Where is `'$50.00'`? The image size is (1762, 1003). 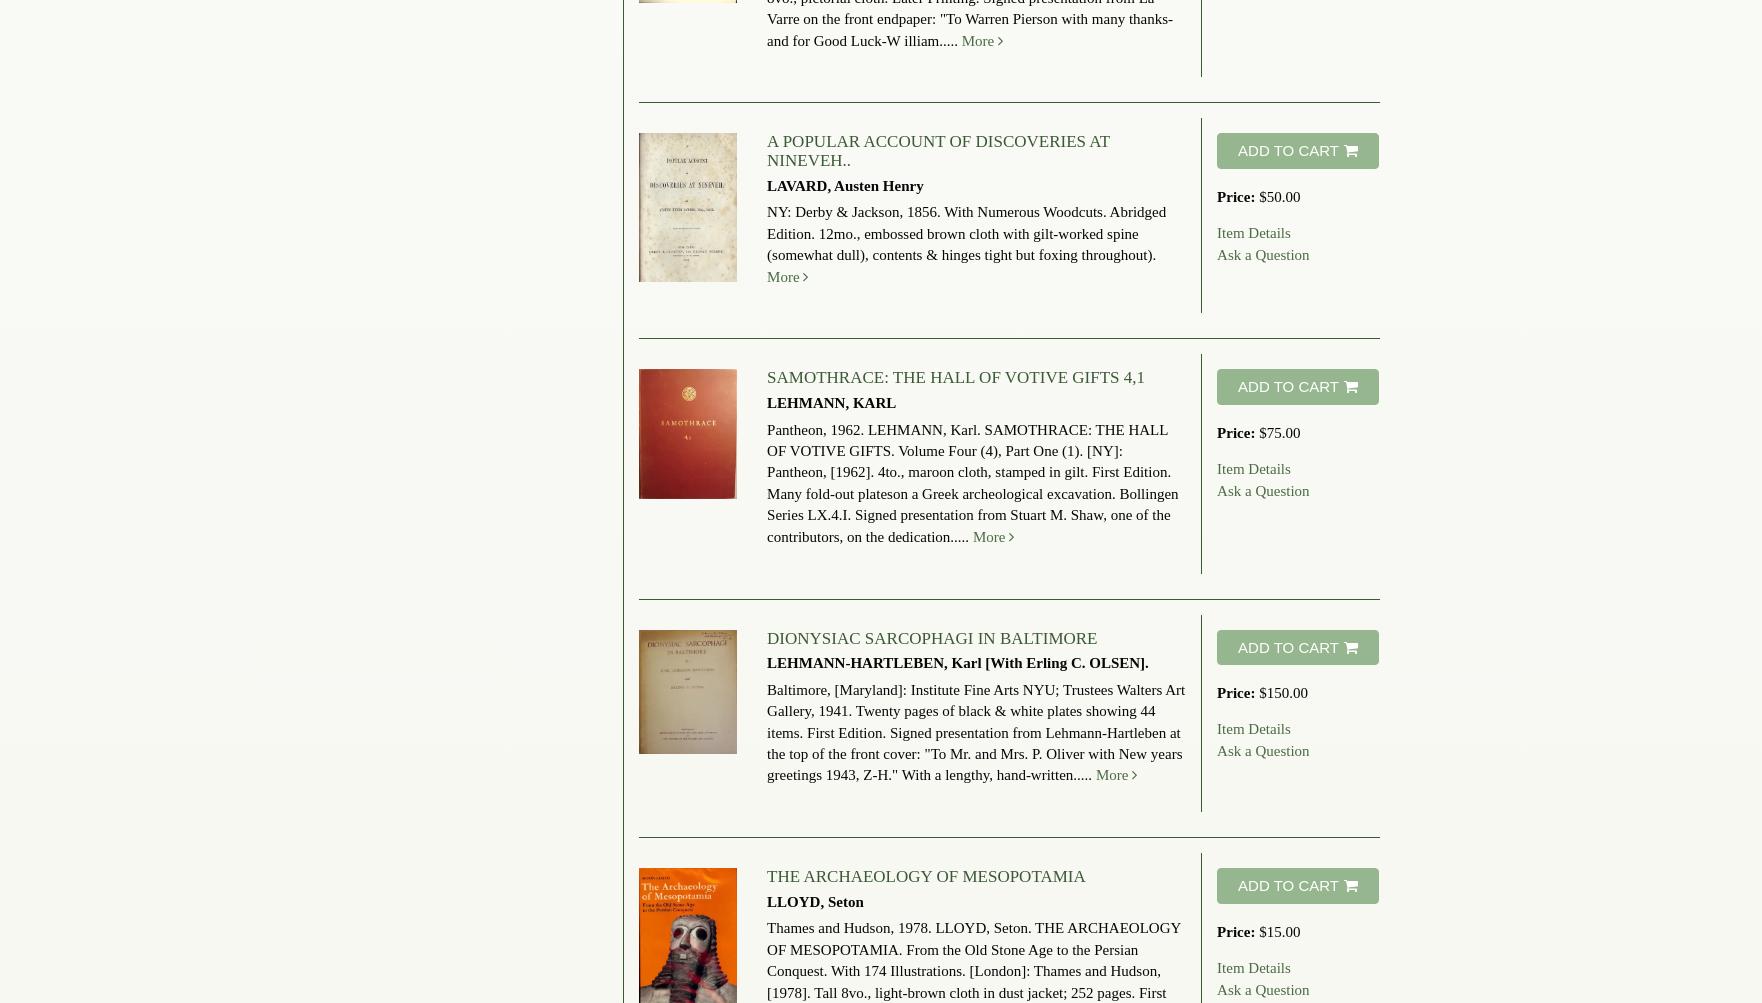 '$50.00' is located at coordinates (1279, 194).